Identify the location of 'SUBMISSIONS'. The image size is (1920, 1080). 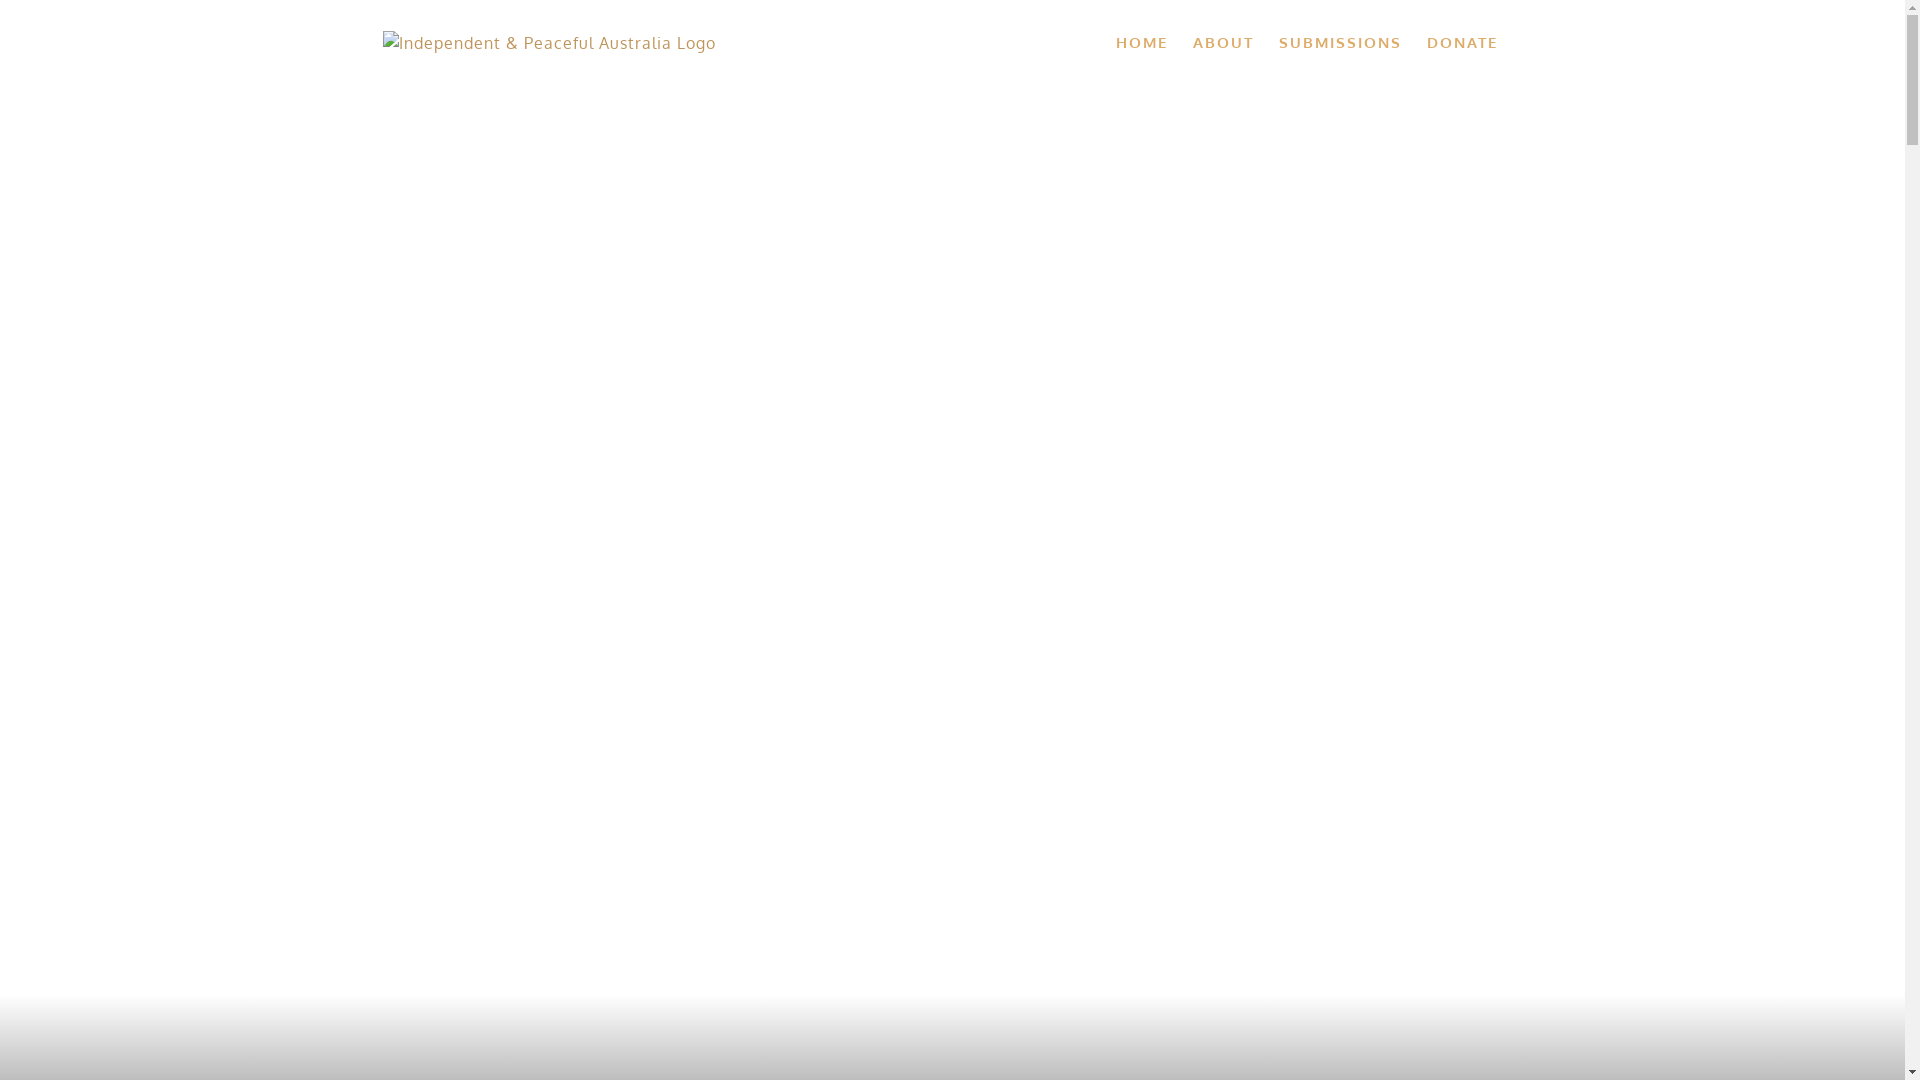
(1339, 42).